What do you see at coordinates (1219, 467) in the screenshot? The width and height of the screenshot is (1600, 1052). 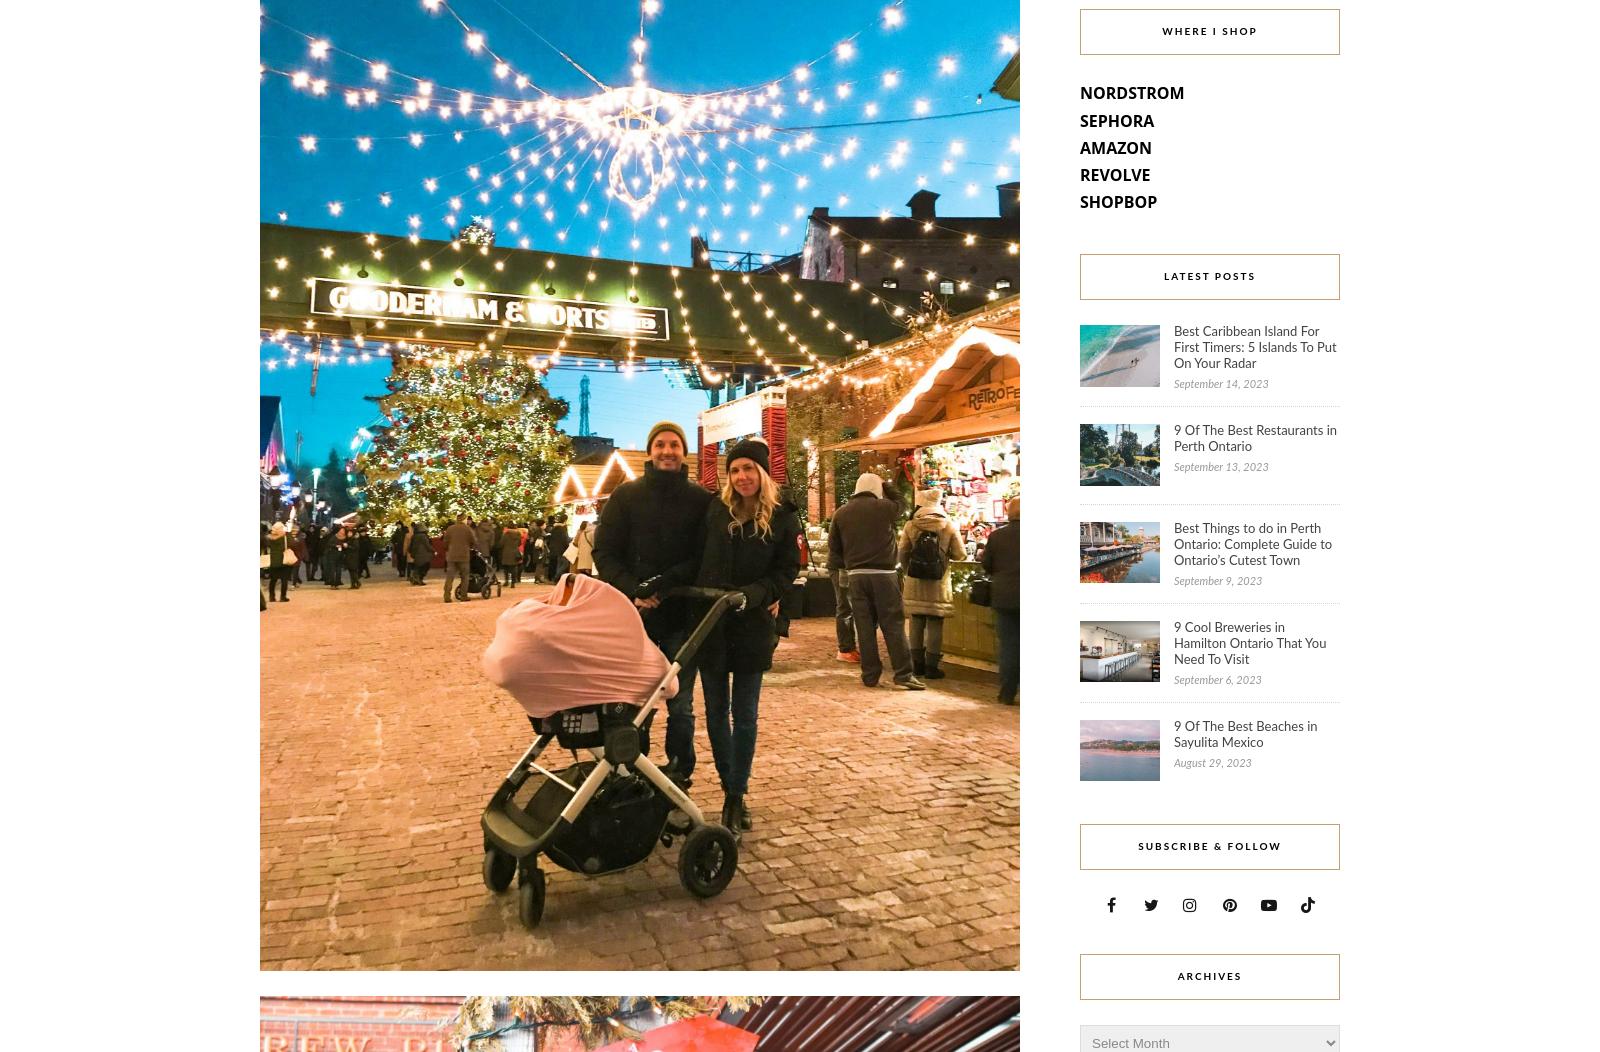 I see `'September 13, 2023'` at bounding box center [1219, 467].